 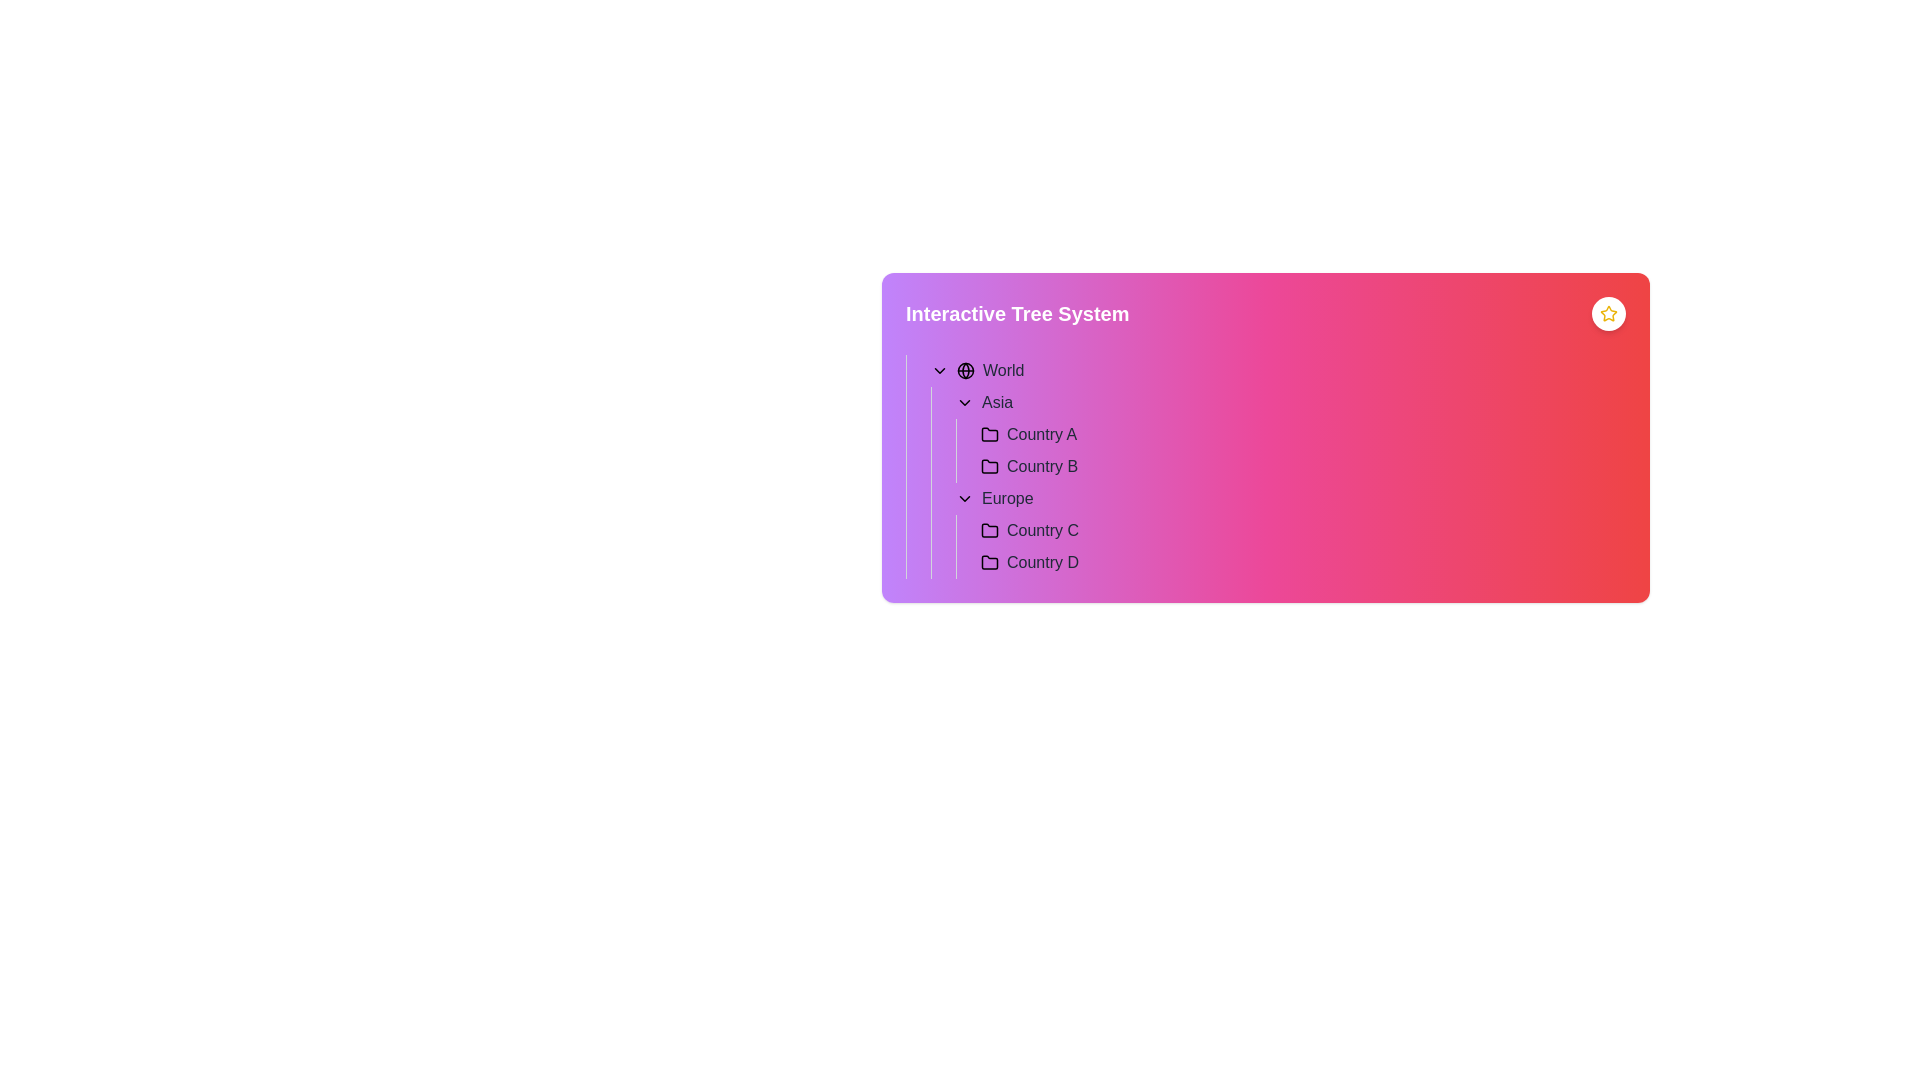 What do you see at coordinates (964, 497) in the screenshot?
I see `the Dropdown Indicator` at bounding box center [964, 497].